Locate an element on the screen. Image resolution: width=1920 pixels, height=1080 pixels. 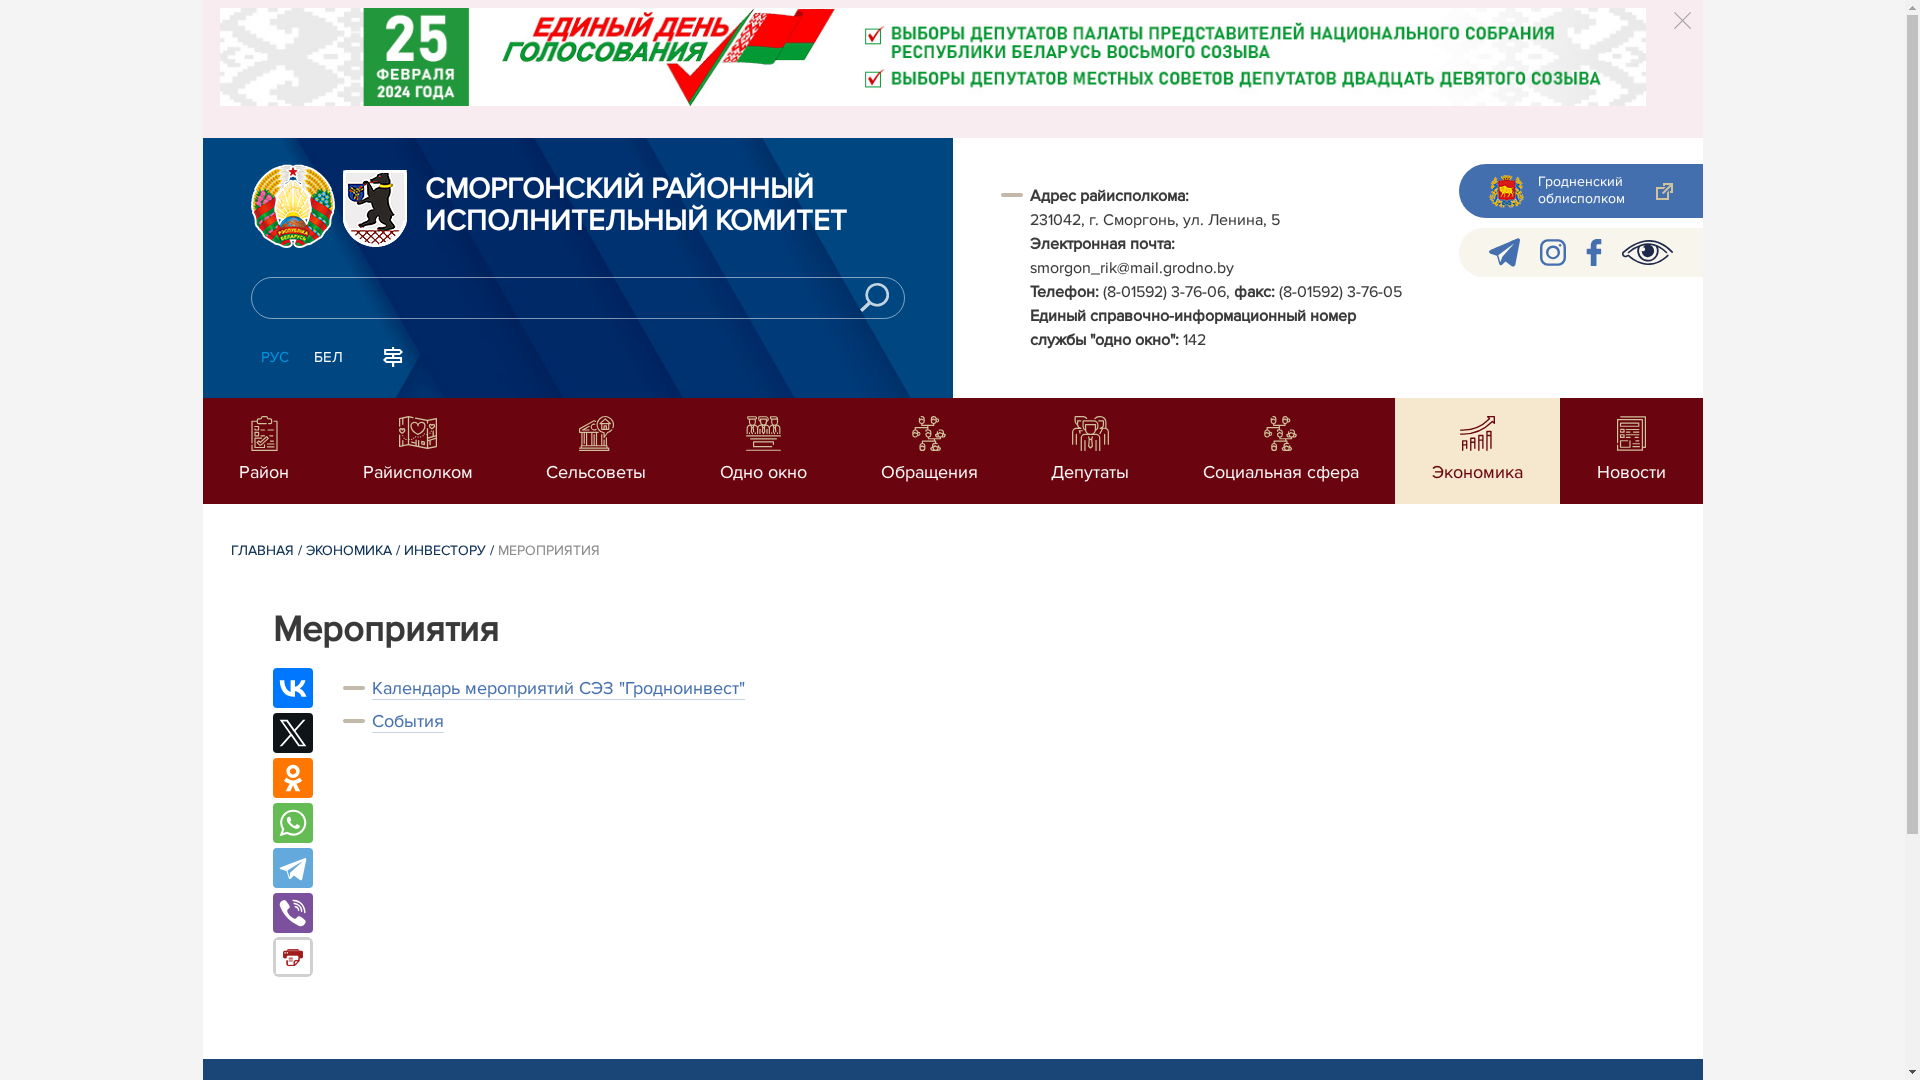
'instagram' is located at coordinates (1552, 251).